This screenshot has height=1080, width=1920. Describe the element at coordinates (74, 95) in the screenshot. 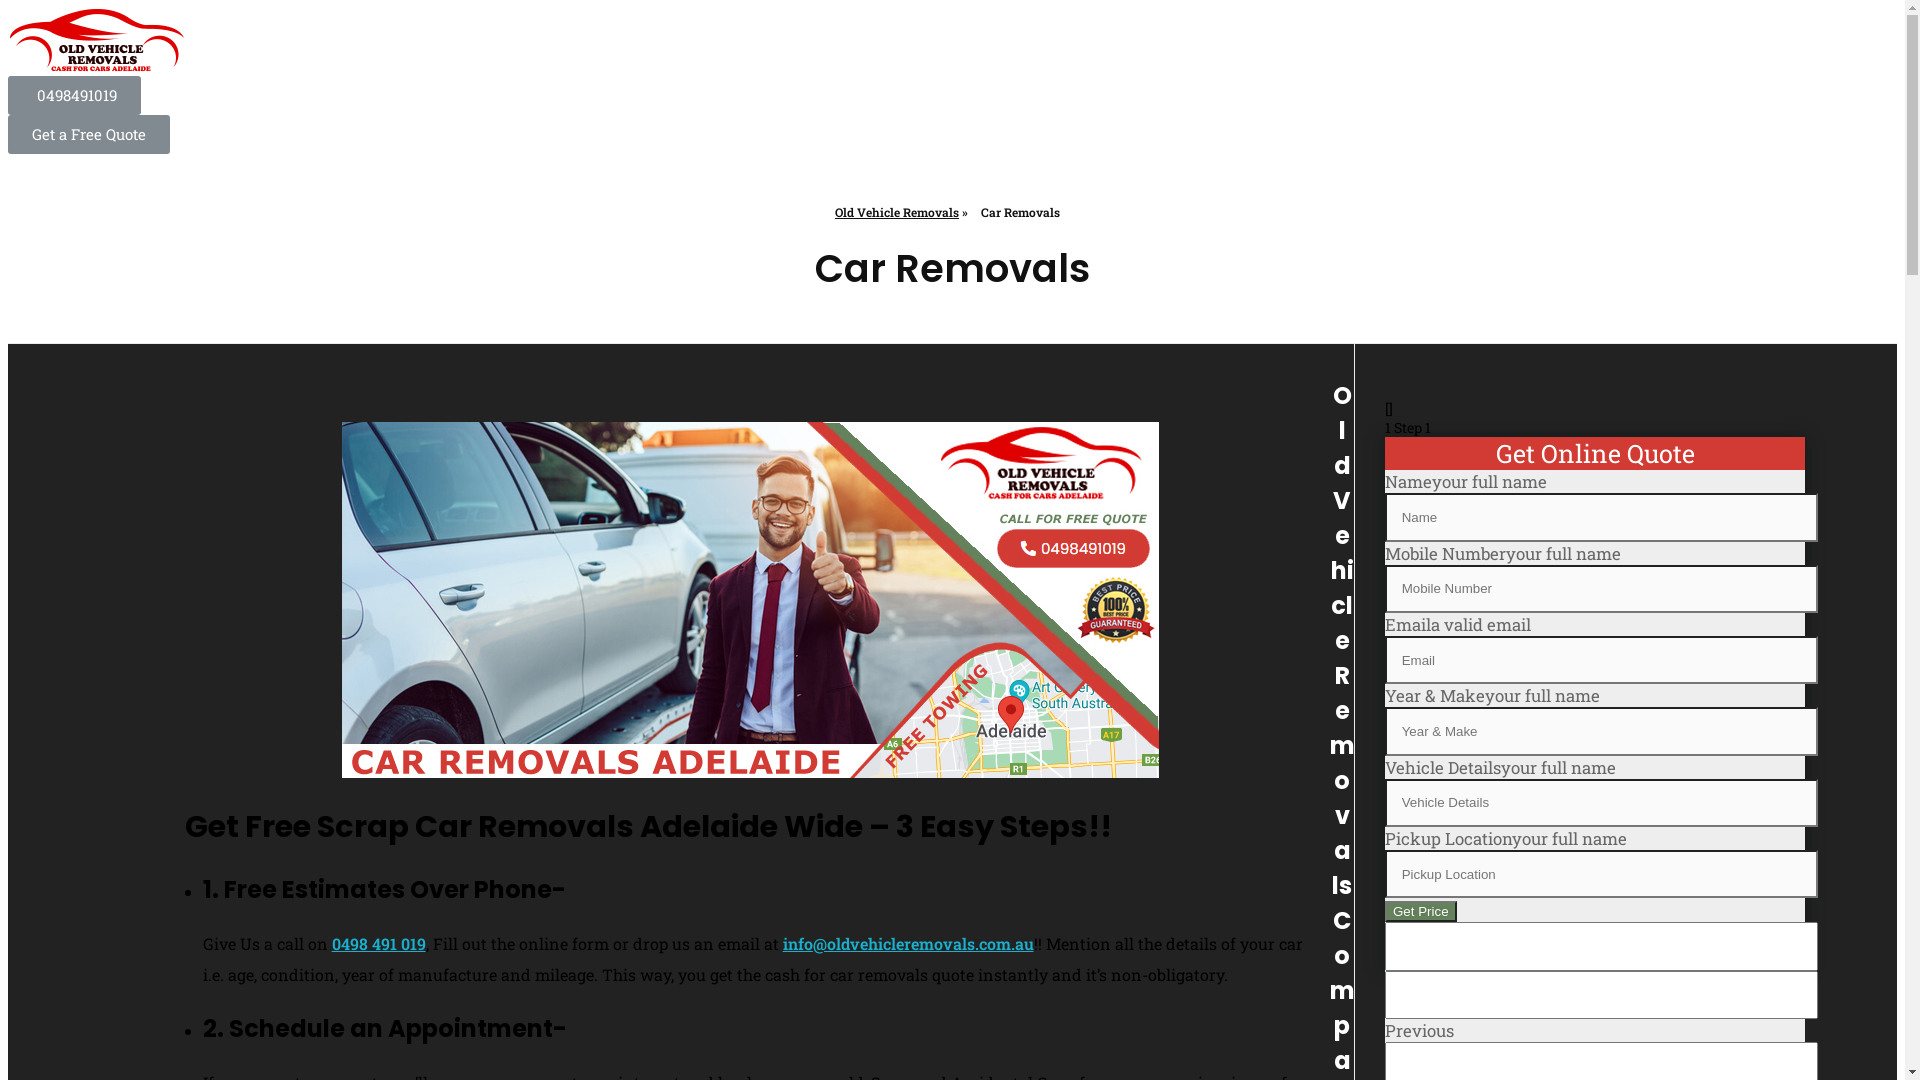

I see `'0498491019'` at that location.